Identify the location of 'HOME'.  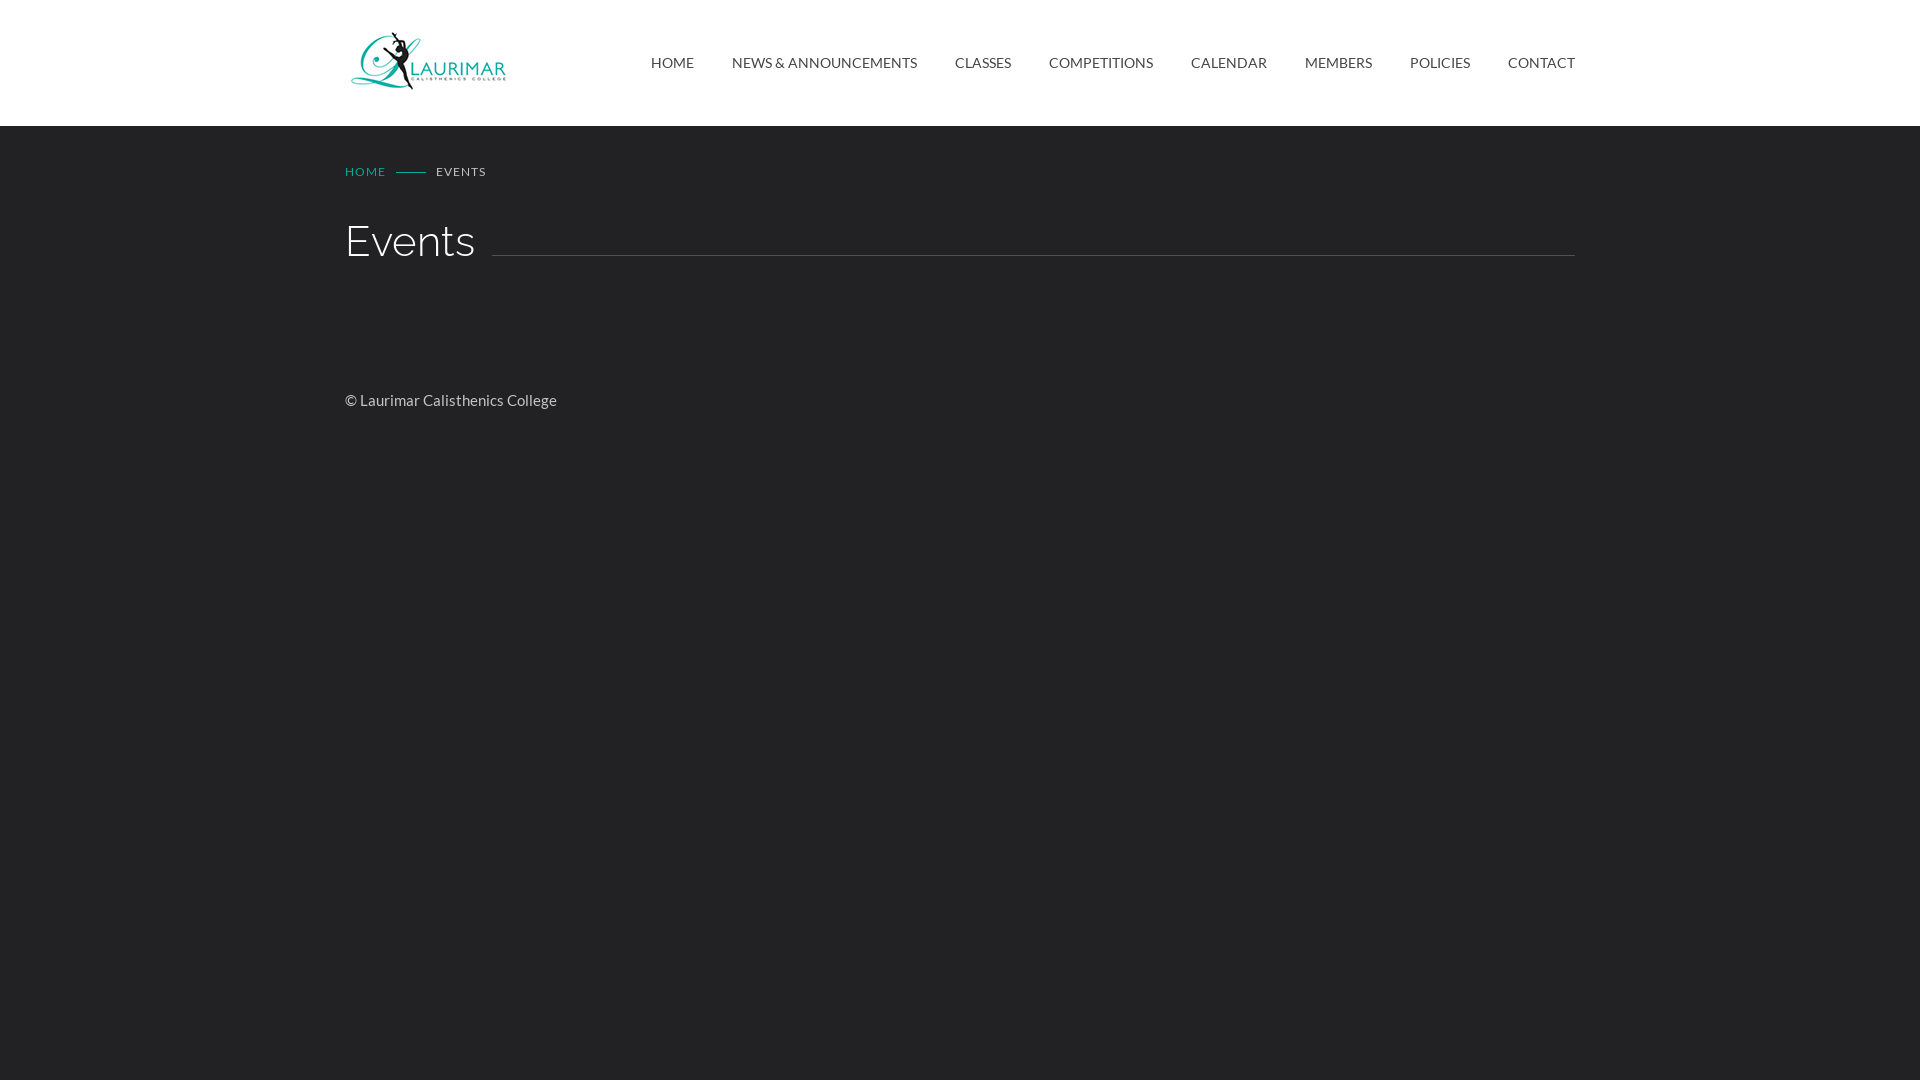
(651, 61).